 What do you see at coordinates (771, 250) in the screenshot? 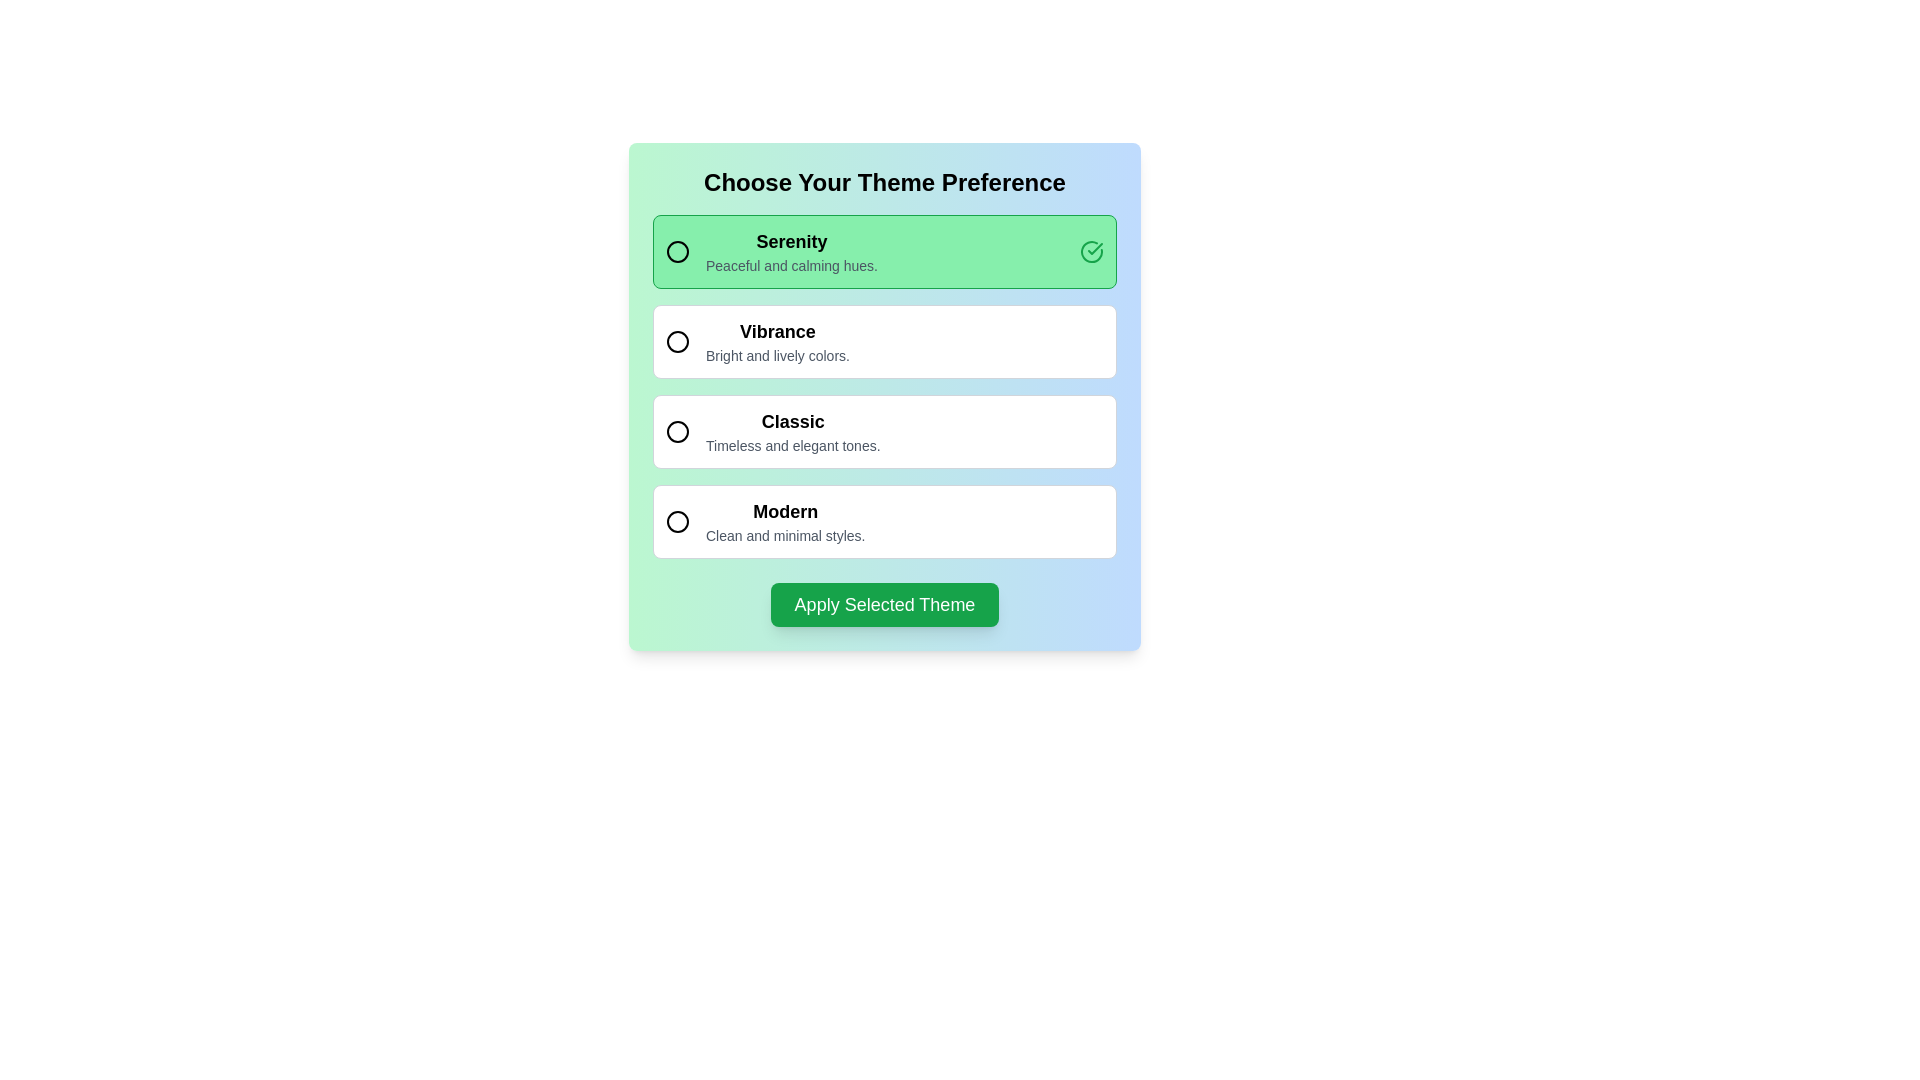
I see `text displayed in the label that shows the name and description of the selectable theme option, located in the first section of the theme list under 'Choose Your Theme Preference', left-aligned with the circular selector` at bounding box center [771, 250].